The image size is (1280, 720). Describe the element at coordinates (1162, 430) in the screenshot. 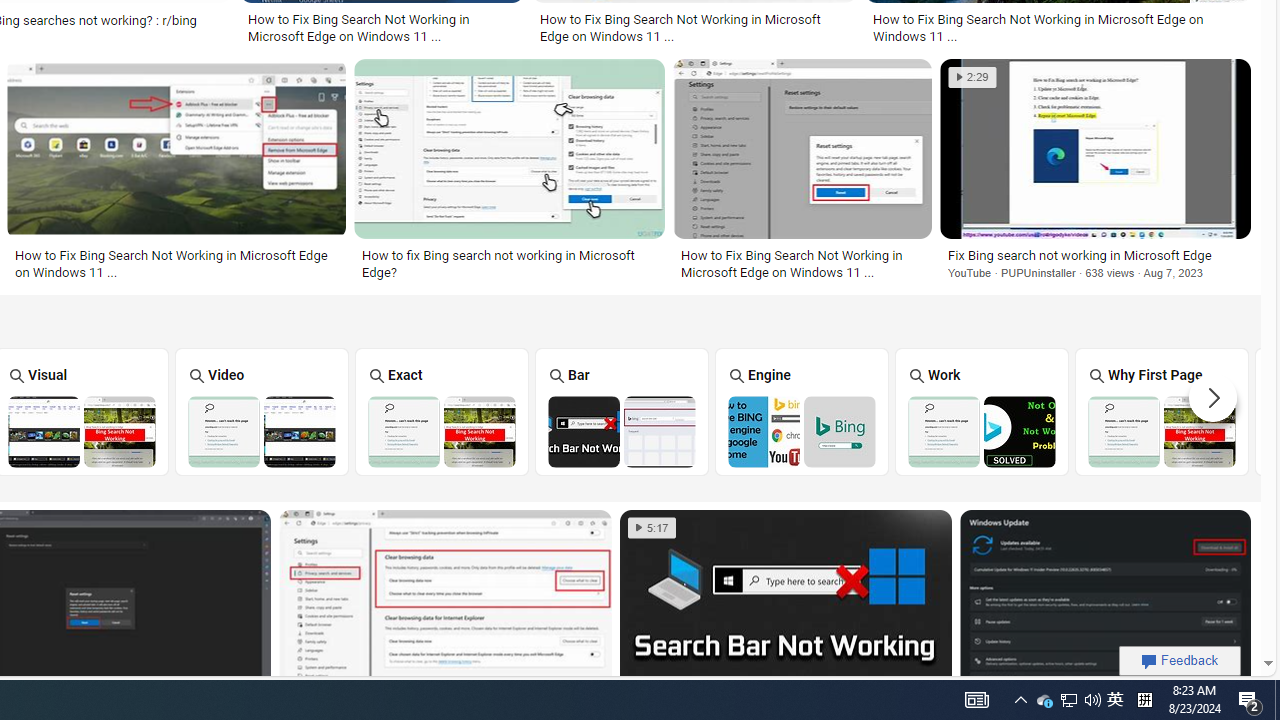

I see `'Why First Page of Bing Search Not Working'` at that location.